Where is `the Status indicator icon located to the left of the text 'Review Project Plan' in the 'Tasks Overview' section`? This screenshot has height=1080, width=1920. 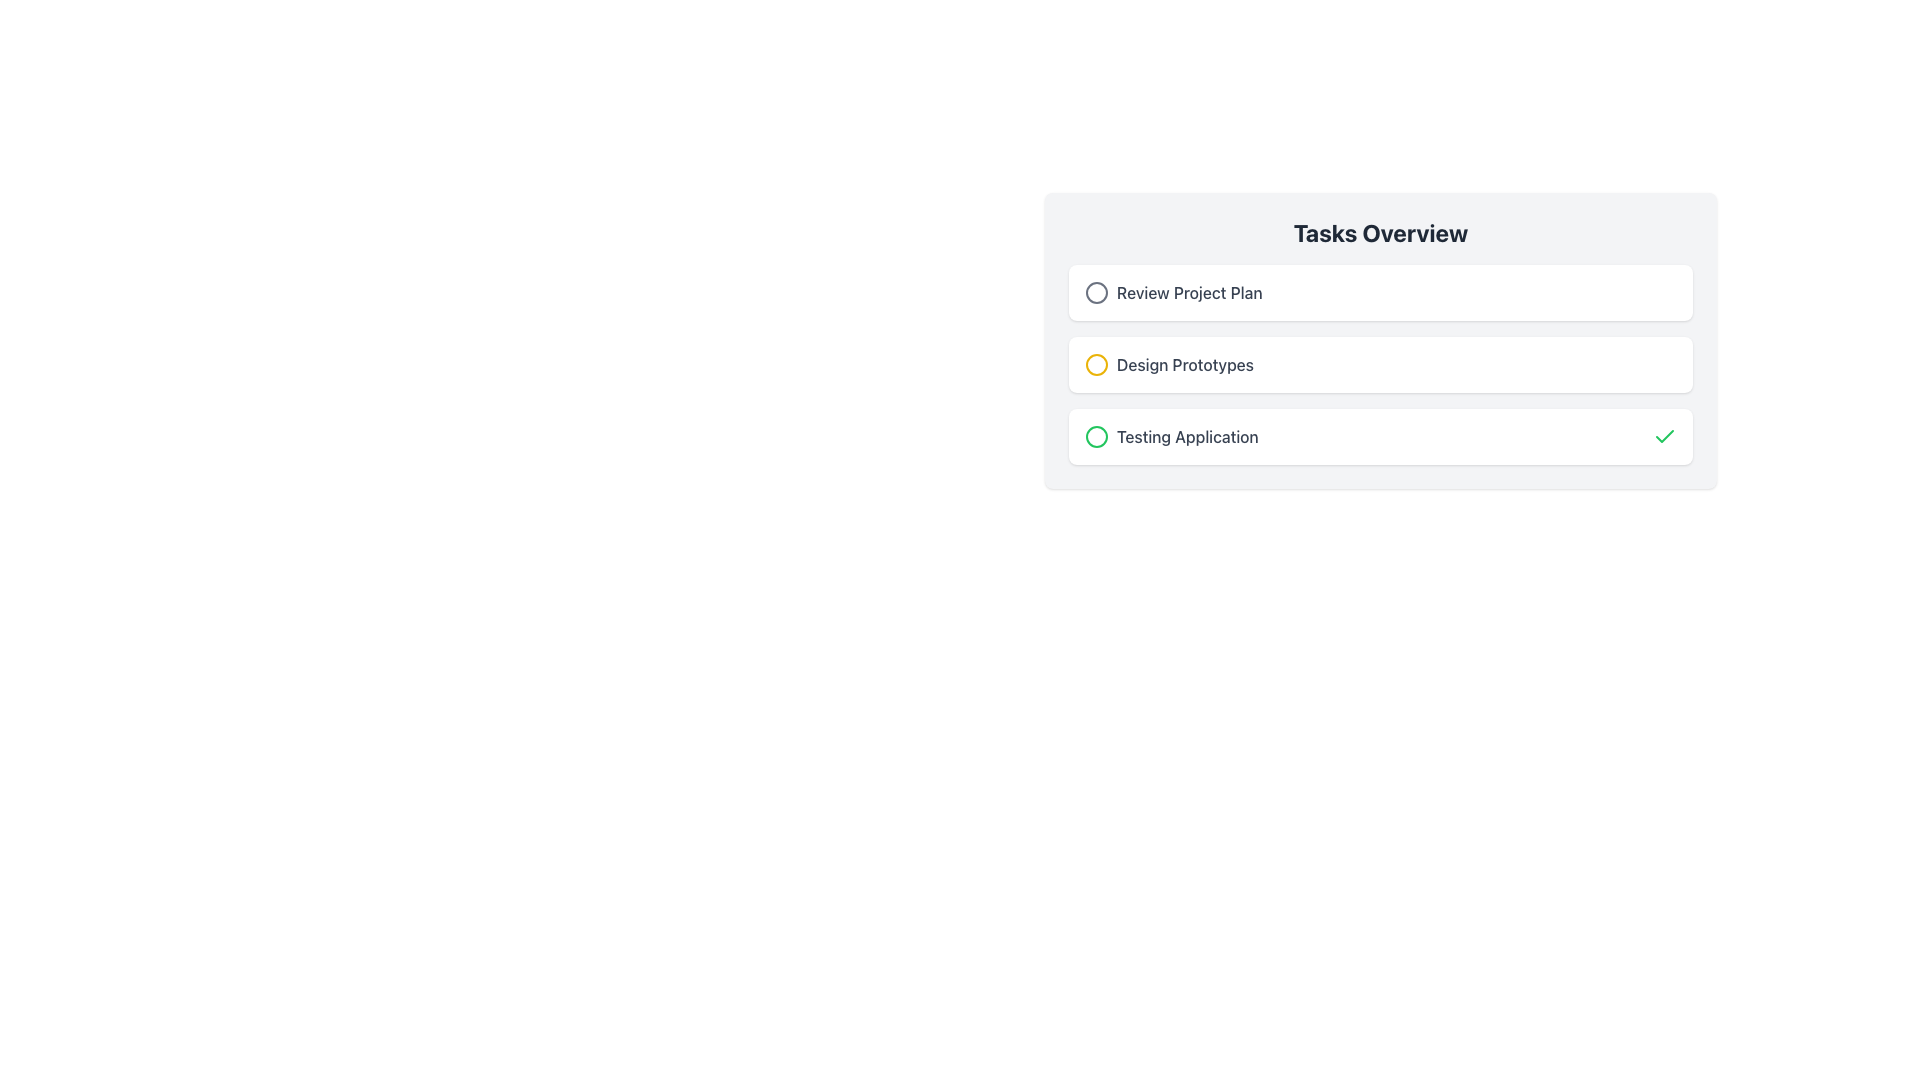
the Status indicator icon located to the left of the text 'Review Project Plan' in the 'Tasks Overview' section is located at coordinates (1096, 293).